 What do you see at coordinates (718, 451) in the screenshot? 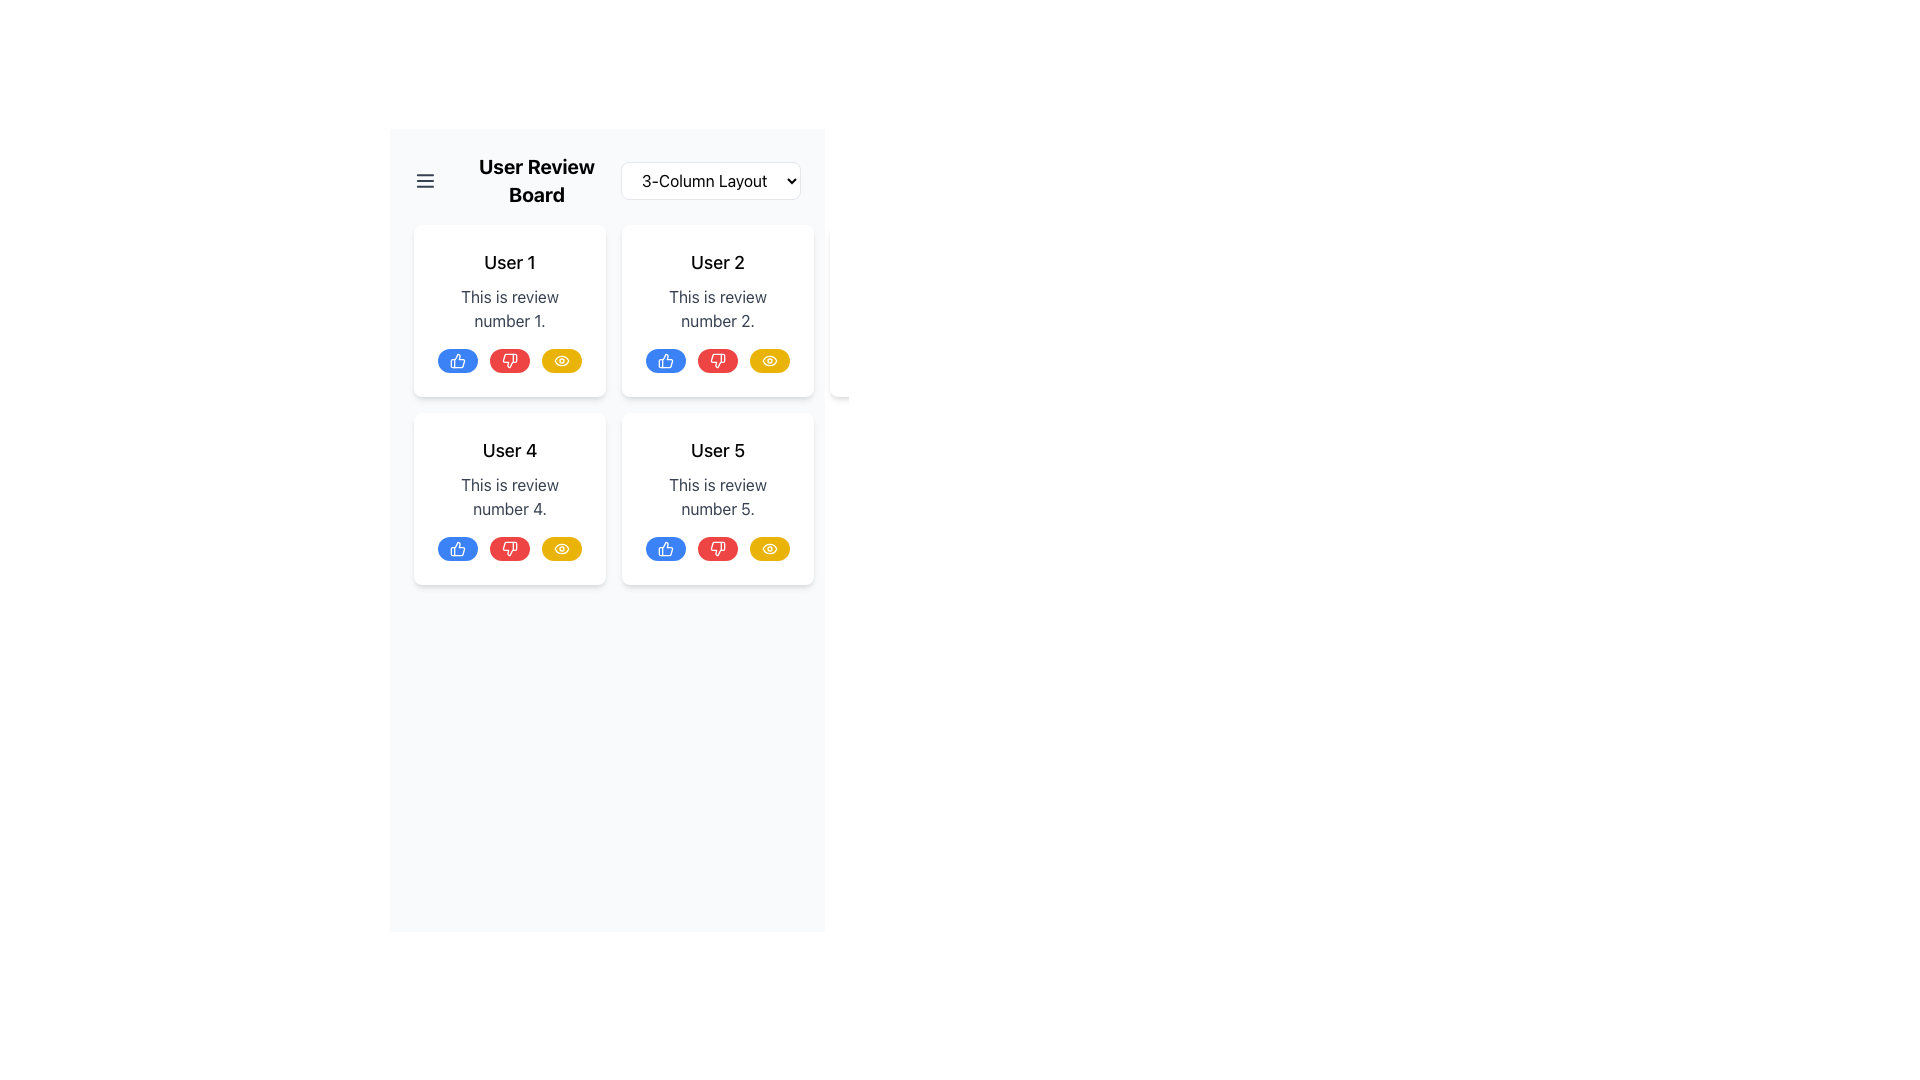
I see `the static text label reading 'User 5', which is styled in bold and slightly larger font, located at the top of the second card in the bottom right-hand corner of the visible section` at bounding box center [718, 451].